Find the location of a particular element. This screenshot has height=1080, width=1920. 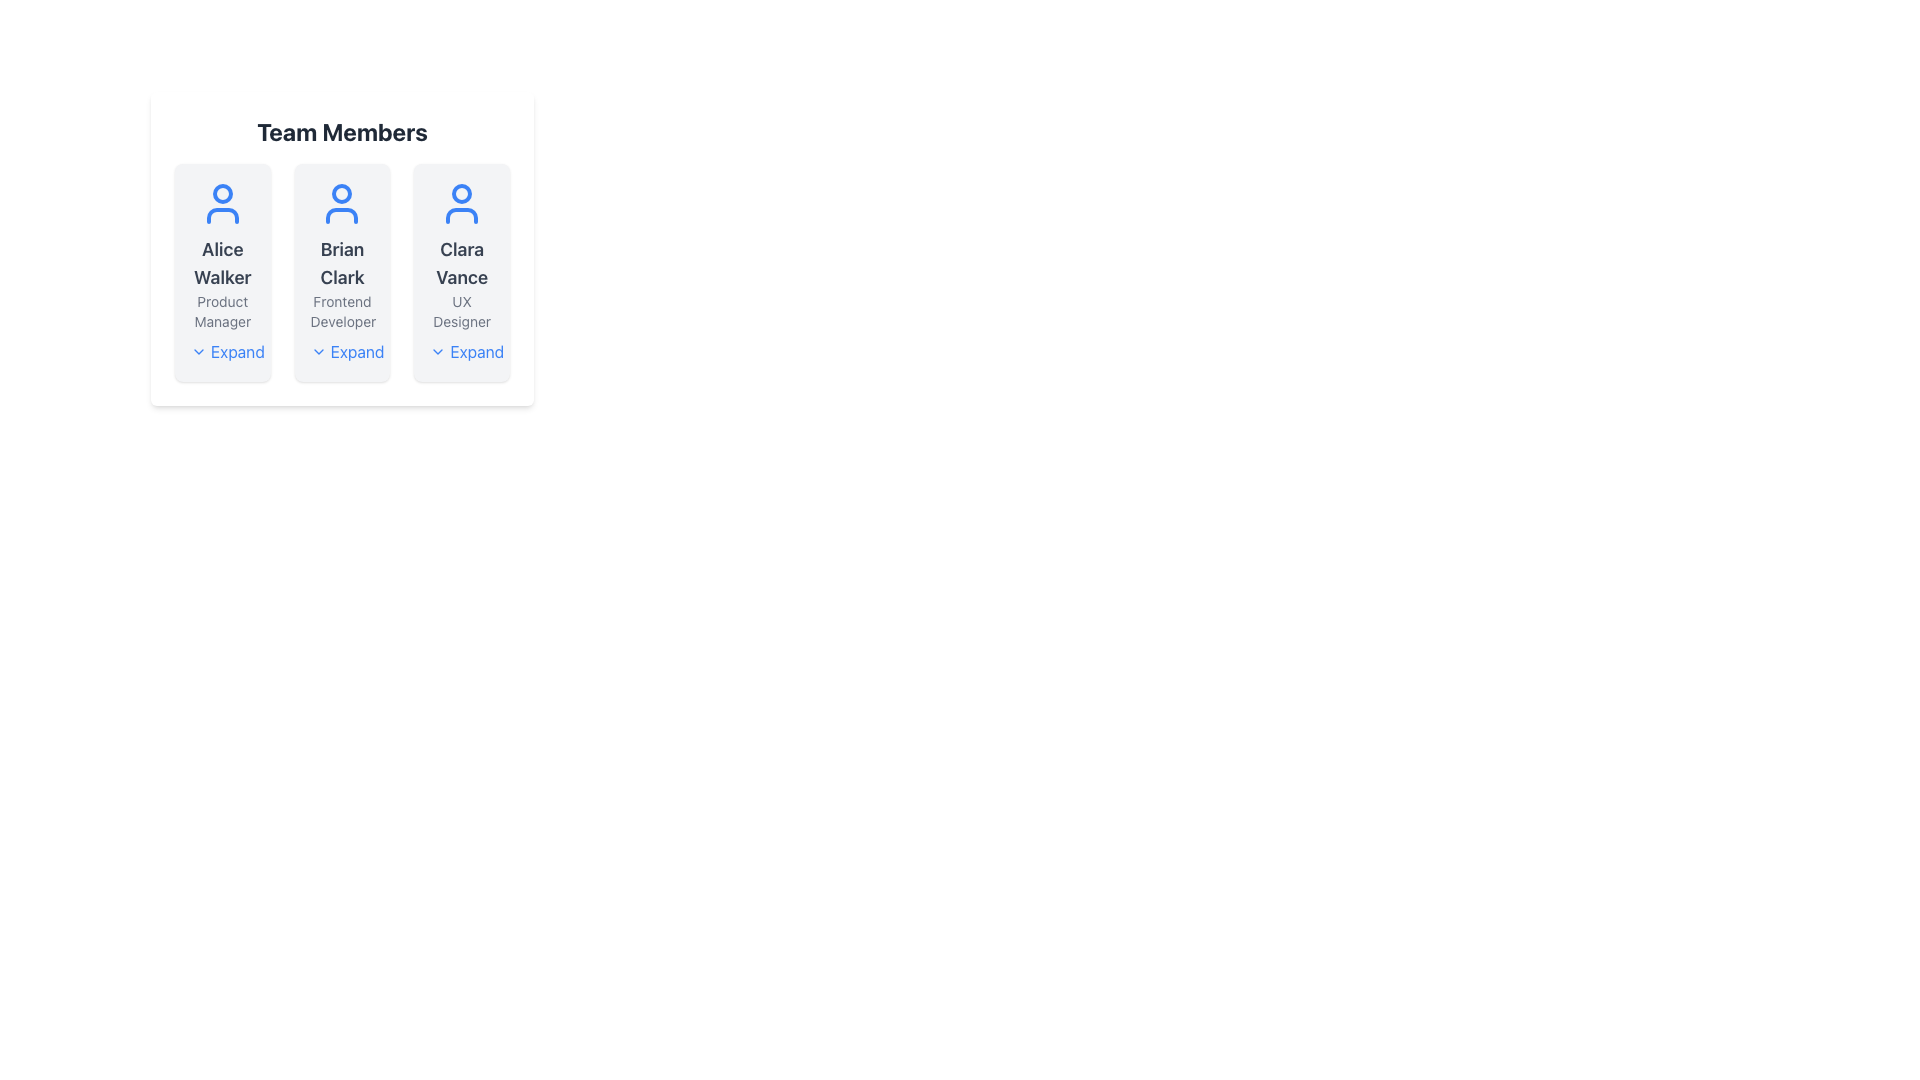

the toggle button at the bottom center of Brian Clark's profile card is located at coordinates (347, 350).